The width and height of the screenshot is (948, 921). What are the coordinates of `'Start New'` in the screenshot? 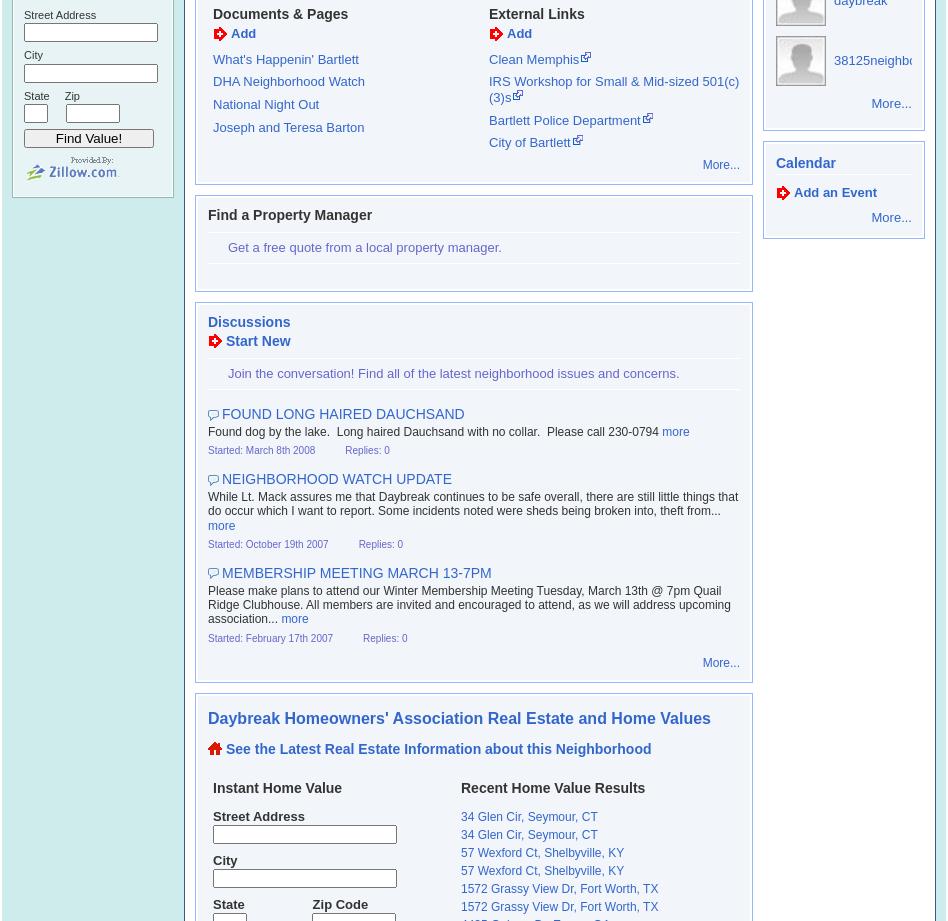 It's located at (258, 340).